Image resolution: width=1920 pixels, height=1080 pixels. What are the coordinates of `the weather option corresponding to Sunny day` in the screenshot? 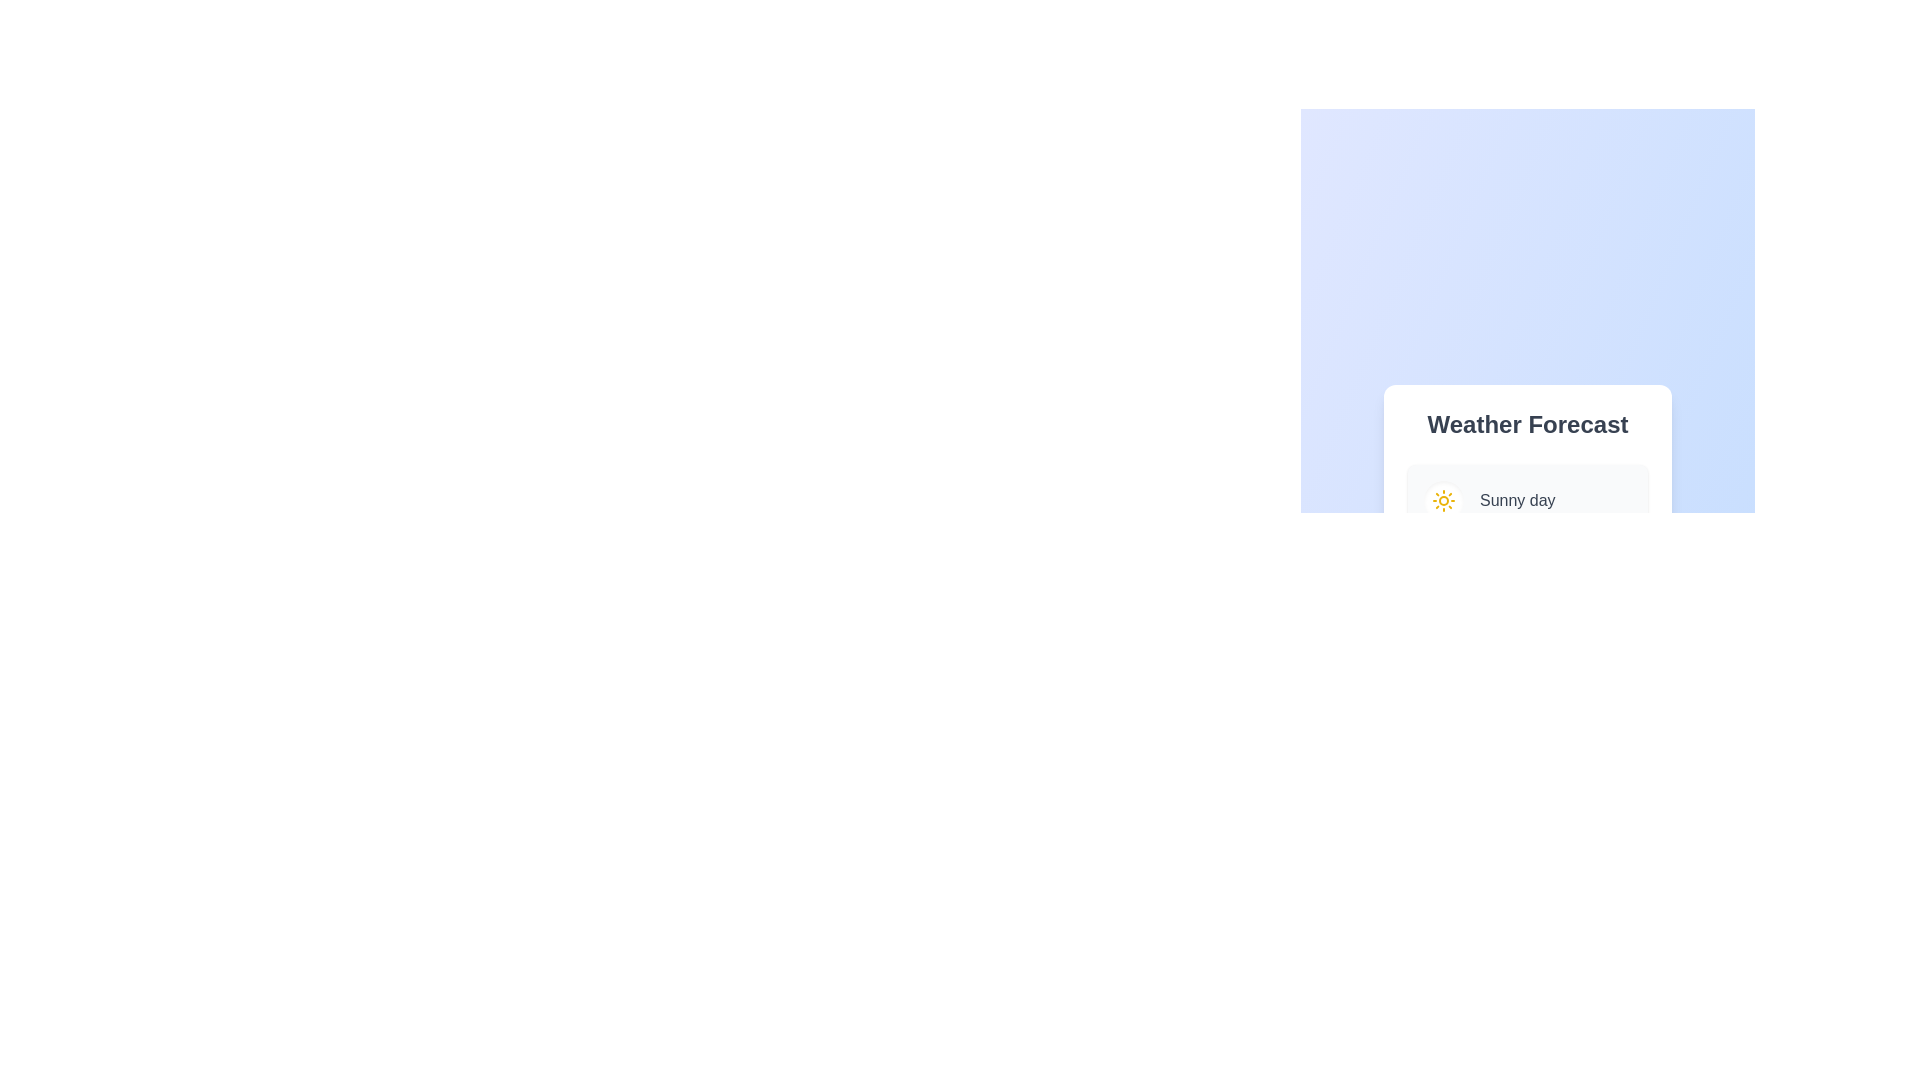 It's located at (1526, 500).